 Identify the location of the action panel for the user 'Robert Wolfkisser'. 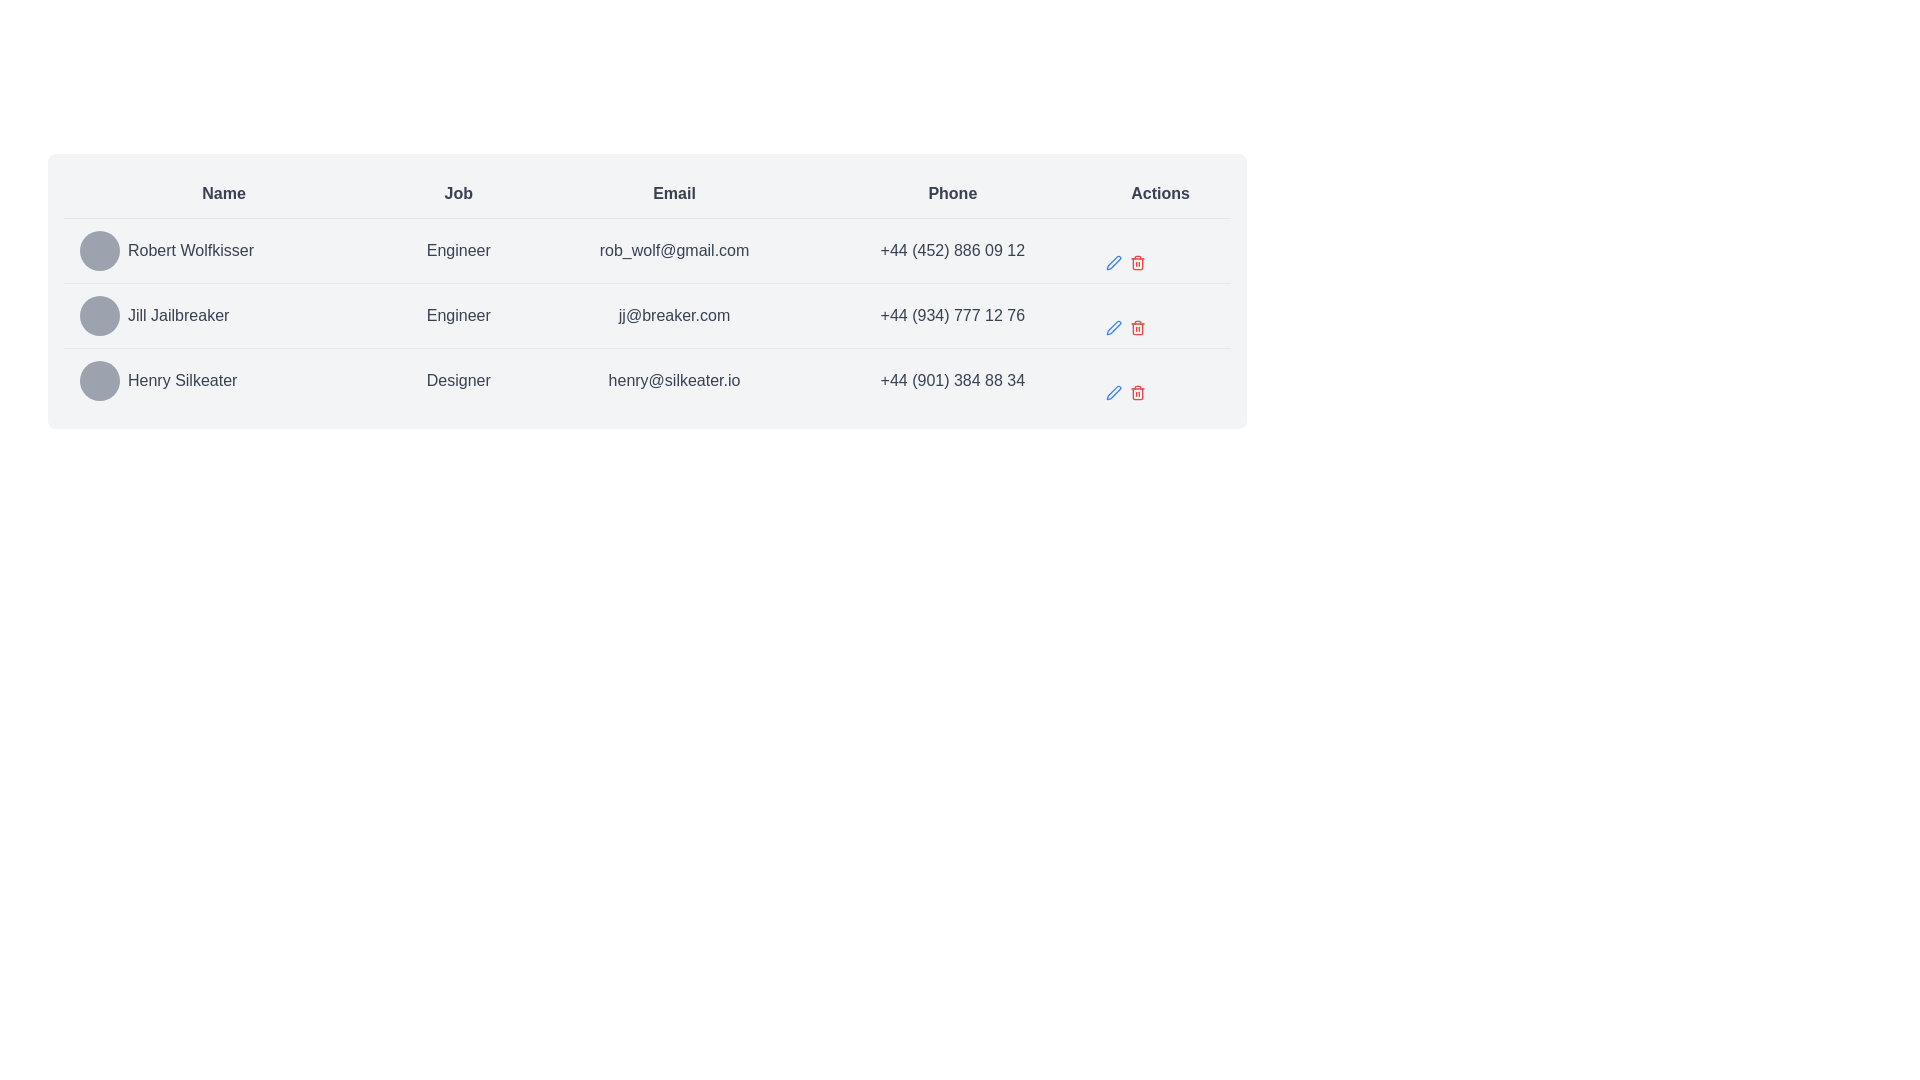
(1160, 261).